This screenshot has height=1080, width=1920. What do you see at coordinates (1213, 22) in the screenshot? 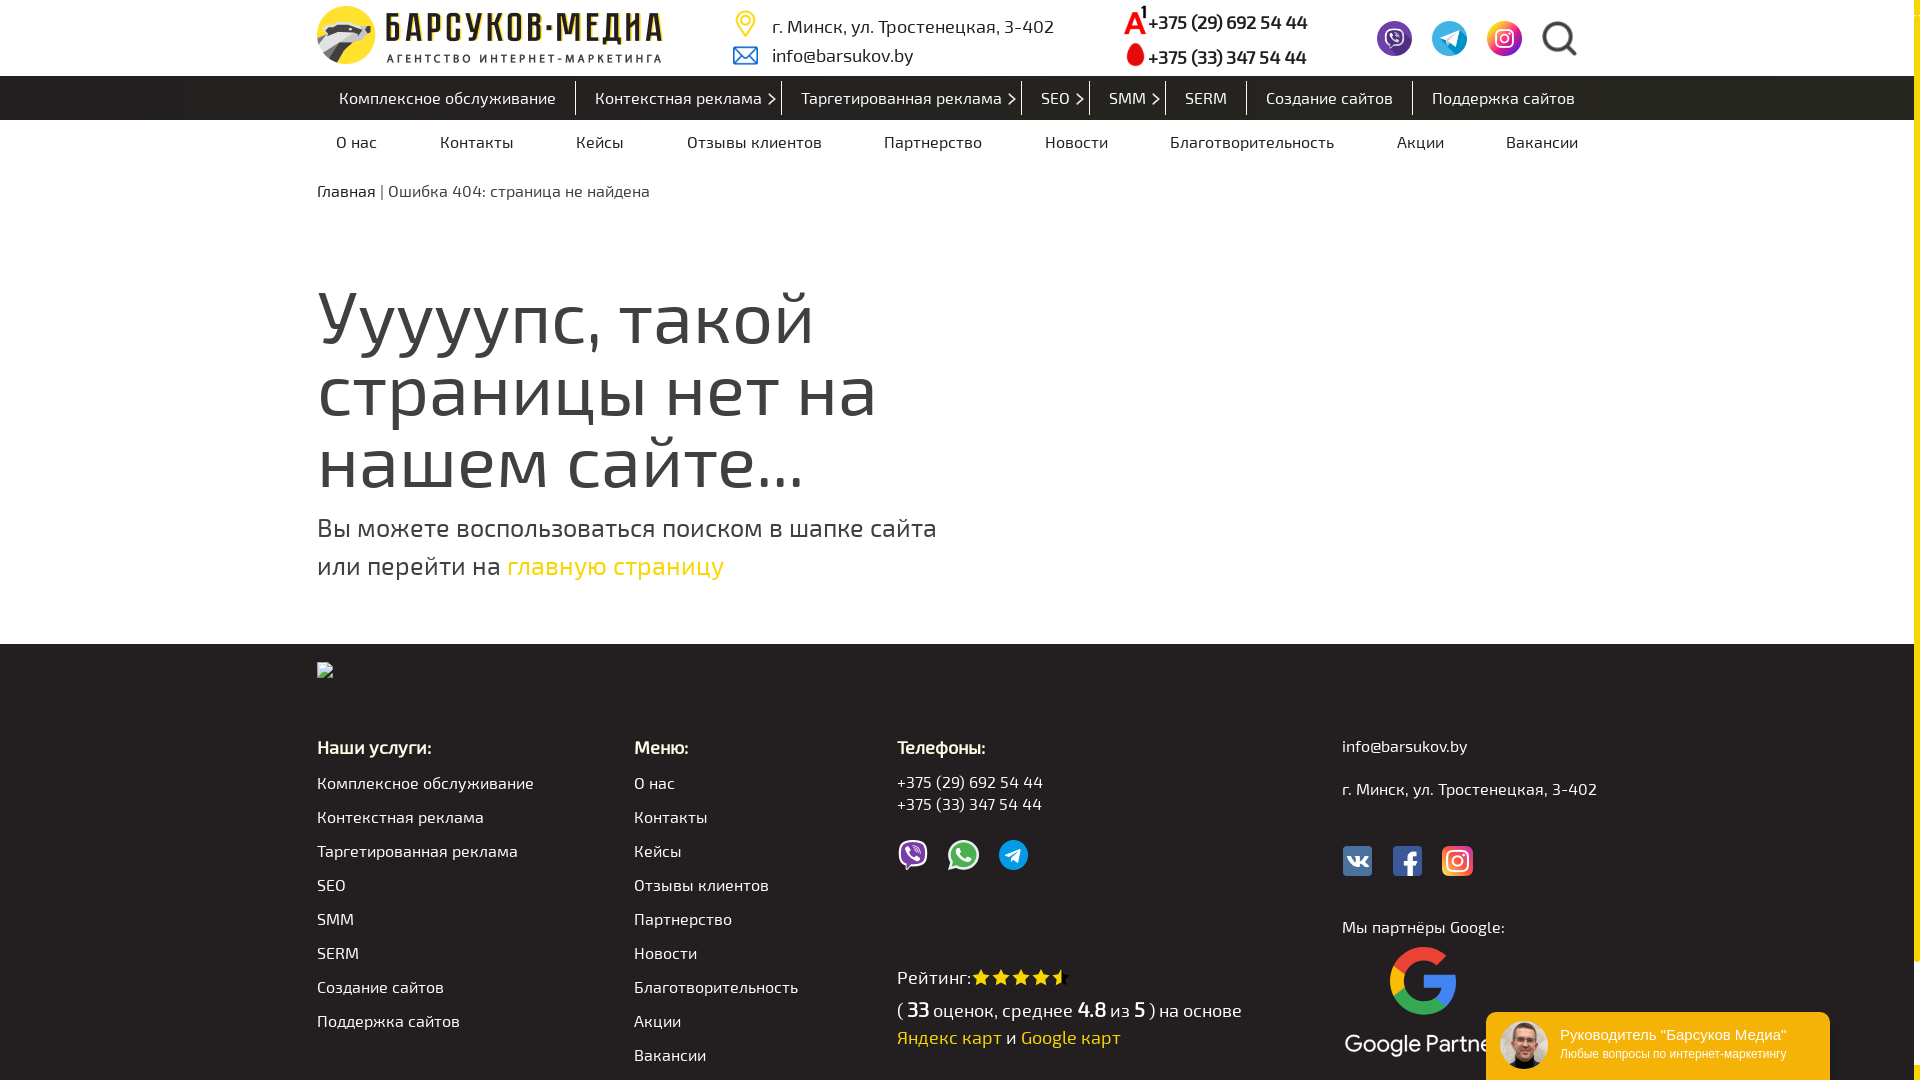
I see `'+375 (29) 692 54 44'` at bounding box center [1213, 22].